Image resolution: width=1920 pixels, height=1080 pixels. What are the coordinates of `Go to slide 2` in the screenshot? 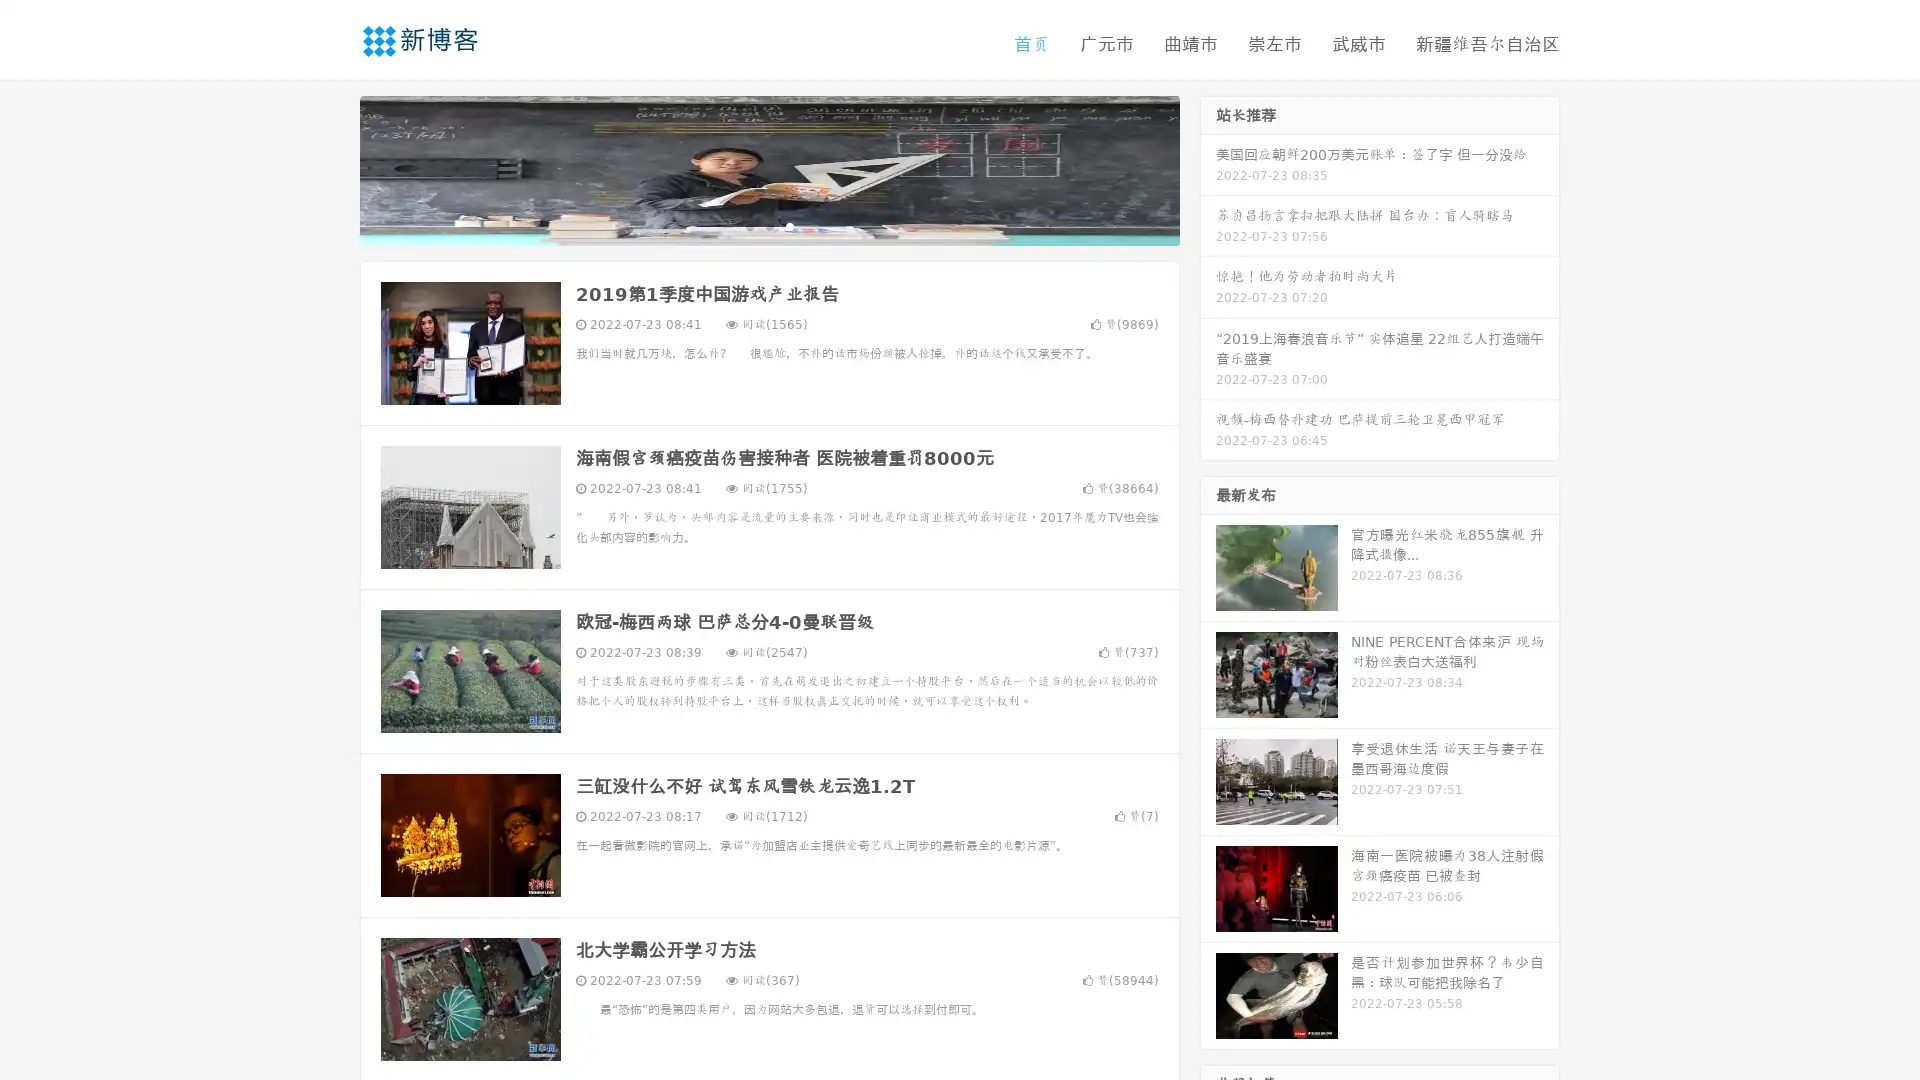 It's located at (768, 225).